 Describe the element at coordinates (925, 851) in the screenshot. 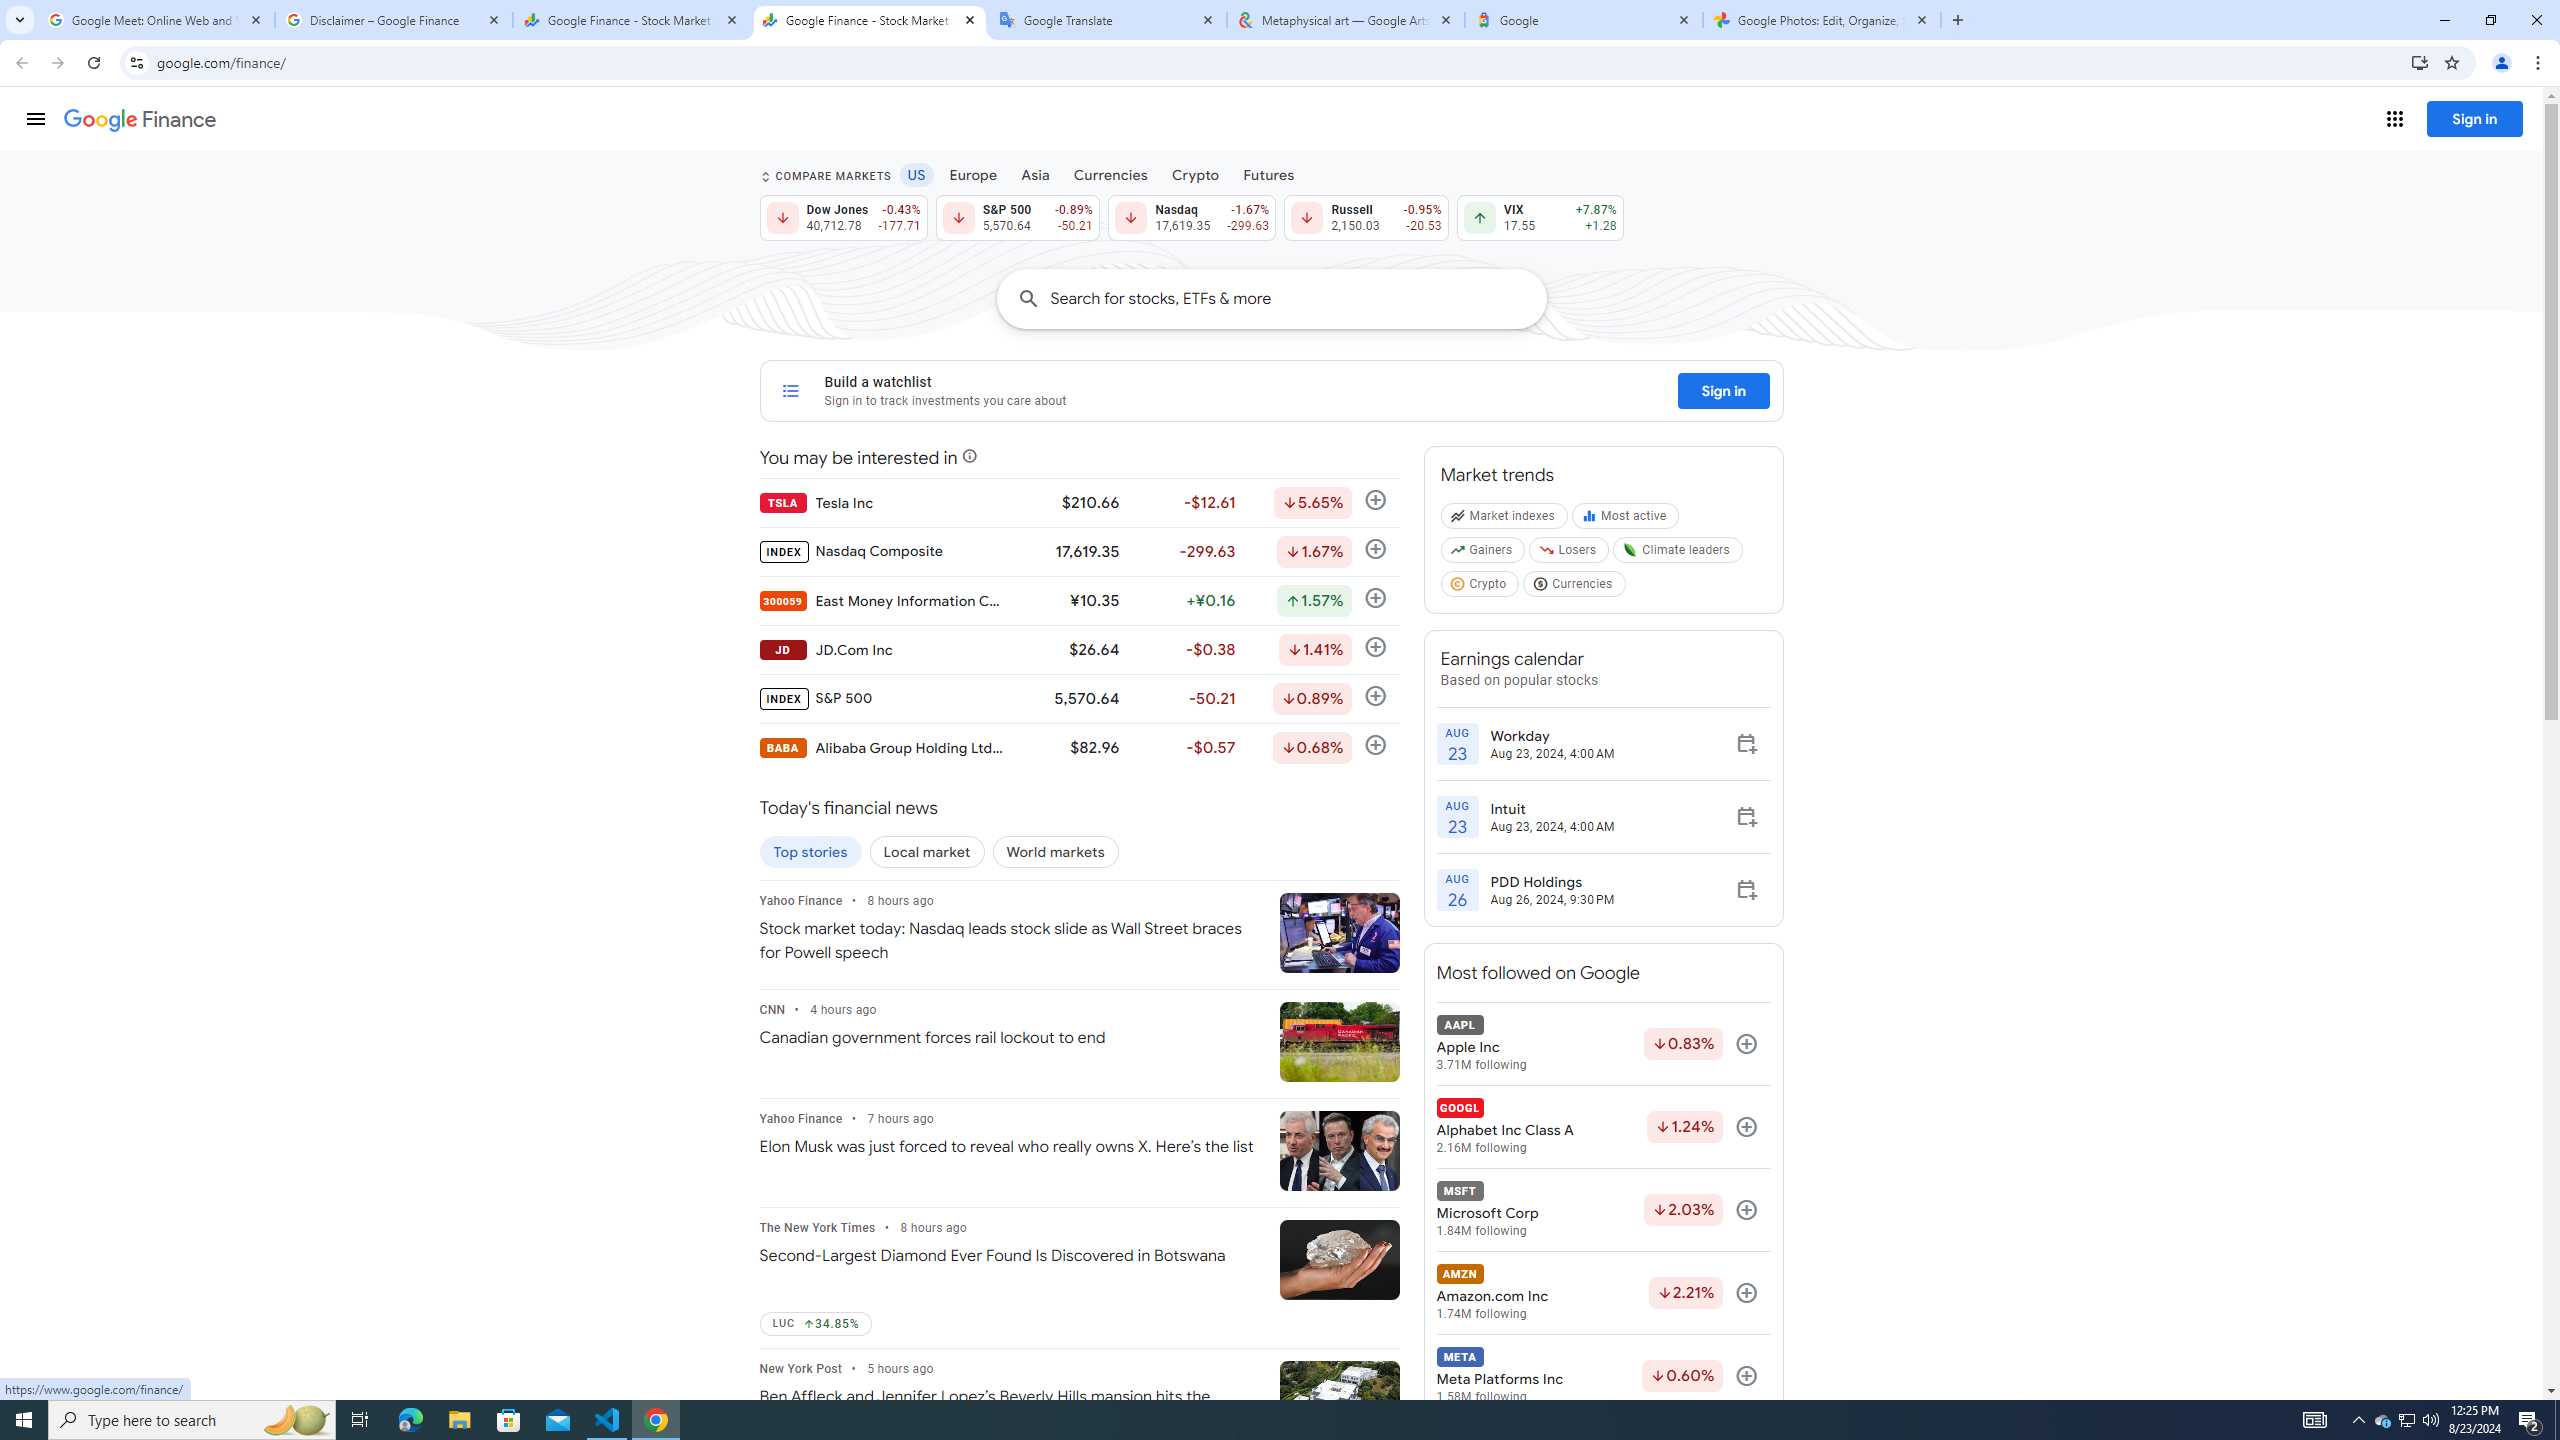

I see `'Local market'` at that location.